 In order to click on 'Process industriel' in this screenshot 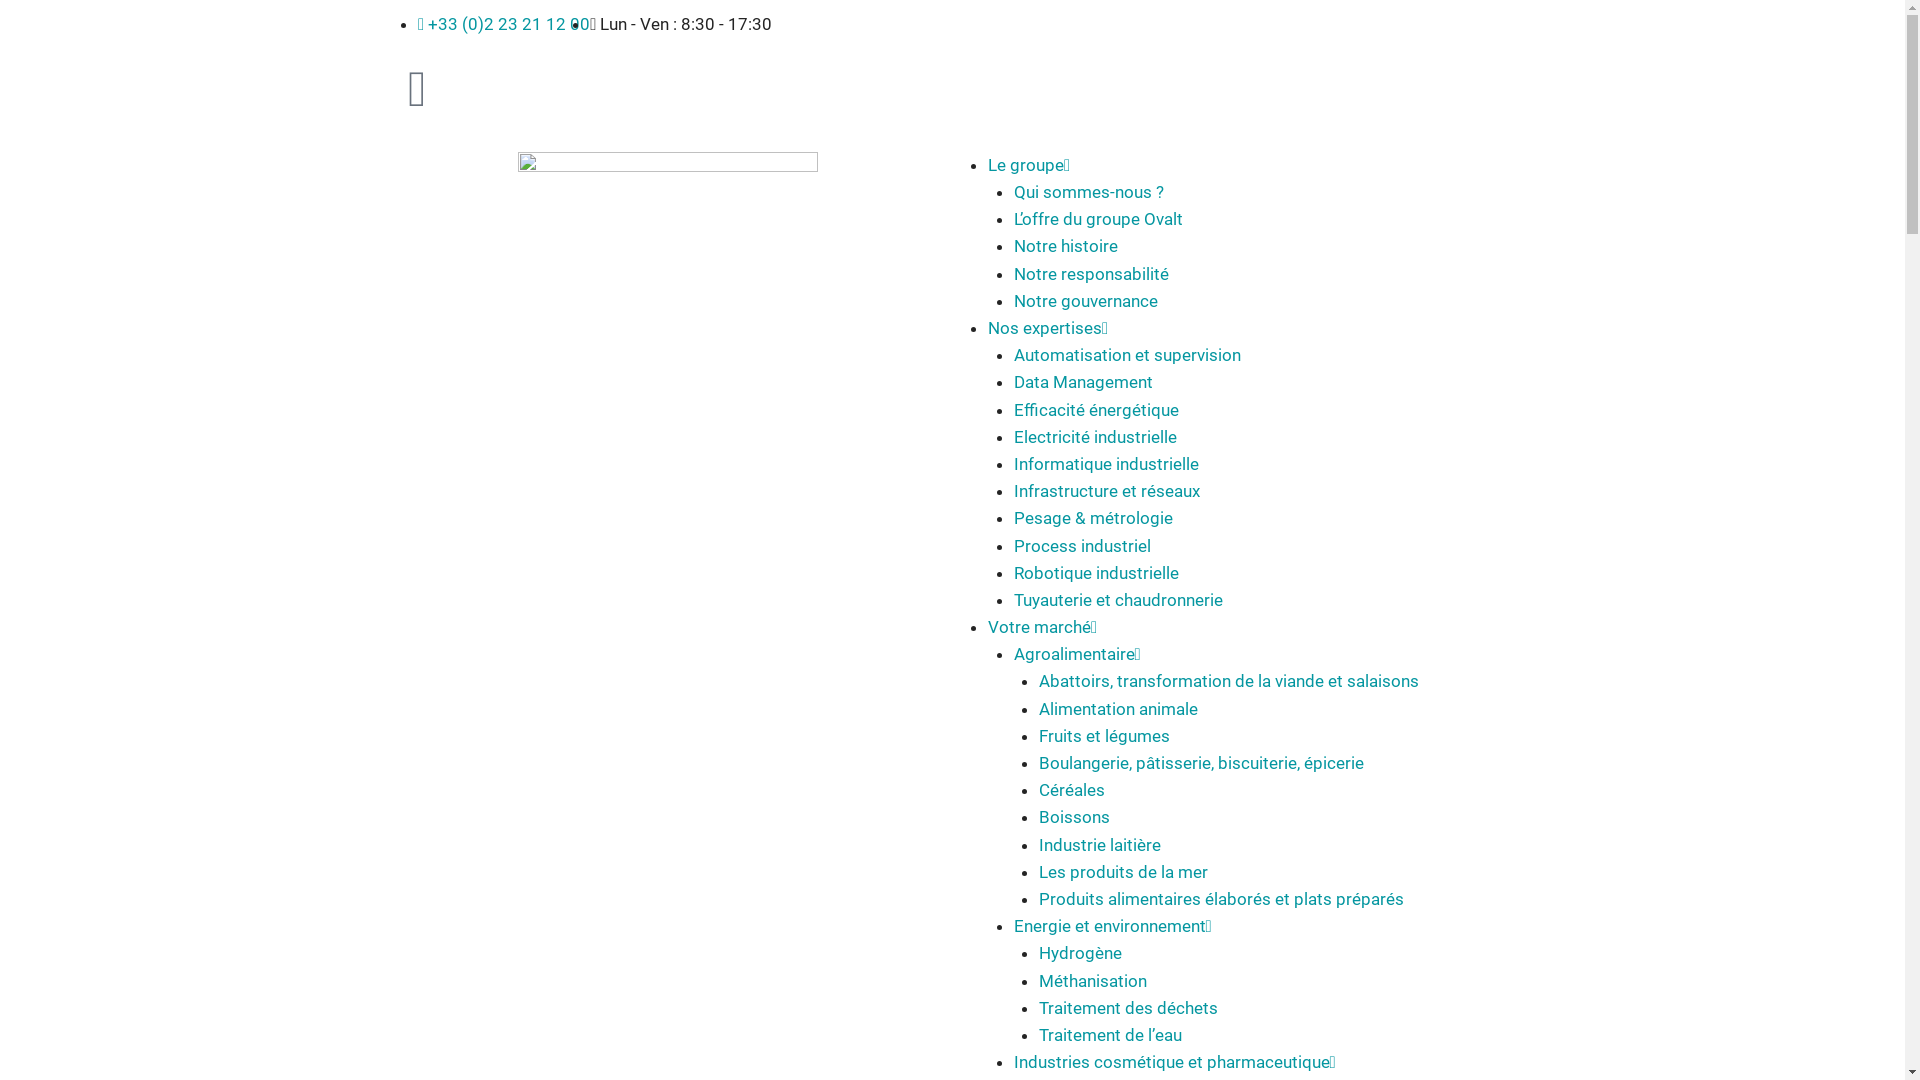, I will do `click(1081, 546)`.